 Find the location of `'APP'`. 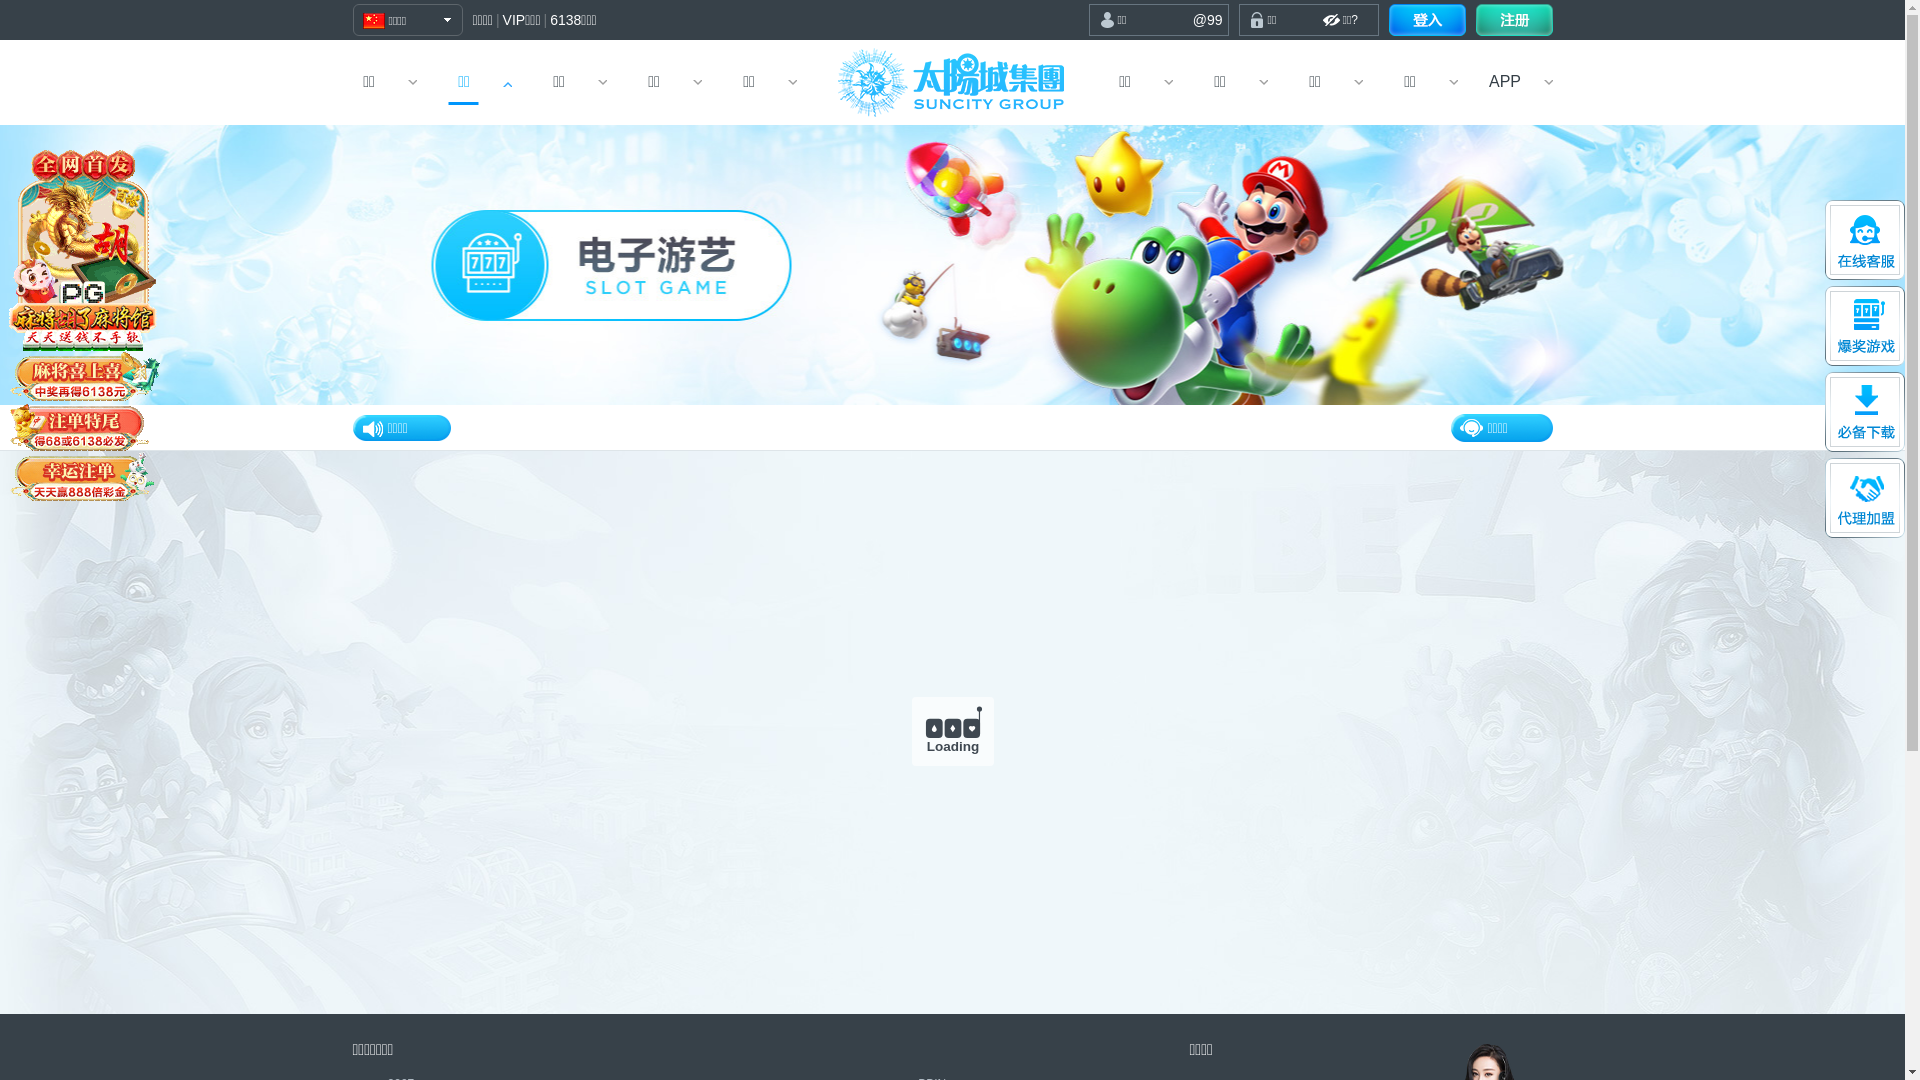

'APP' is located at coordinates (1458, 81).